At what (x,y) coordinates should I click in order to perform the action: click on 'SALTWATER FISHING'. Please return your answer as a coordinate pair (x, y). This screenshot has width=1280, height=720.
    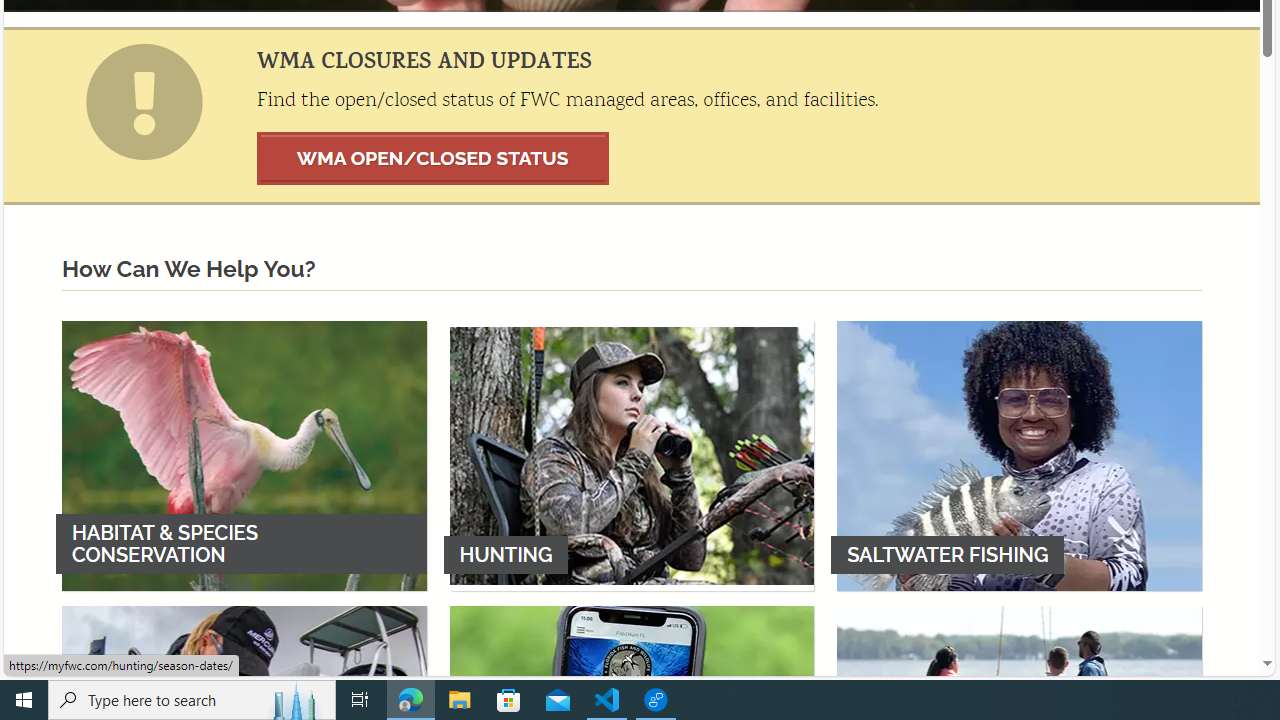
    Looking at the image, I should click on (1019, 455).